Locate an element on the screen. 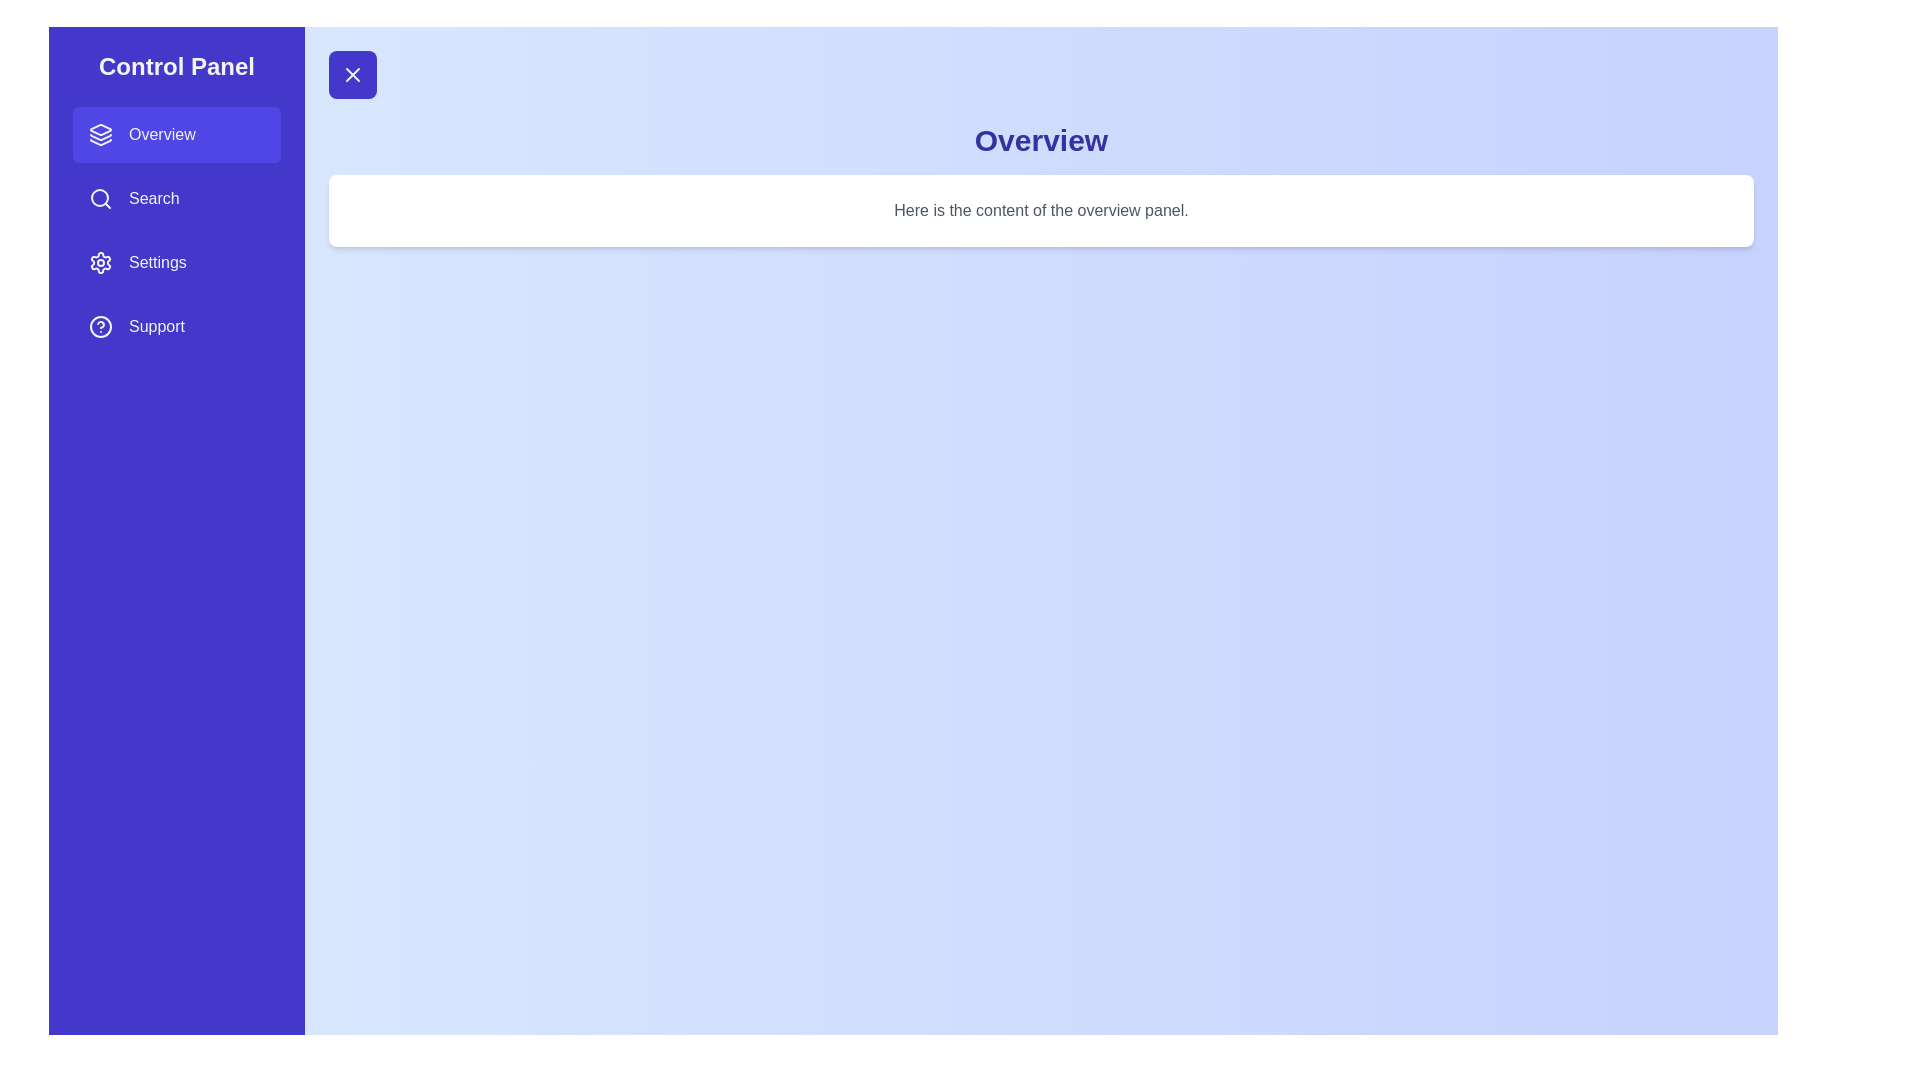  the panel Support from the sidebar is located at coordinates (177, 326).